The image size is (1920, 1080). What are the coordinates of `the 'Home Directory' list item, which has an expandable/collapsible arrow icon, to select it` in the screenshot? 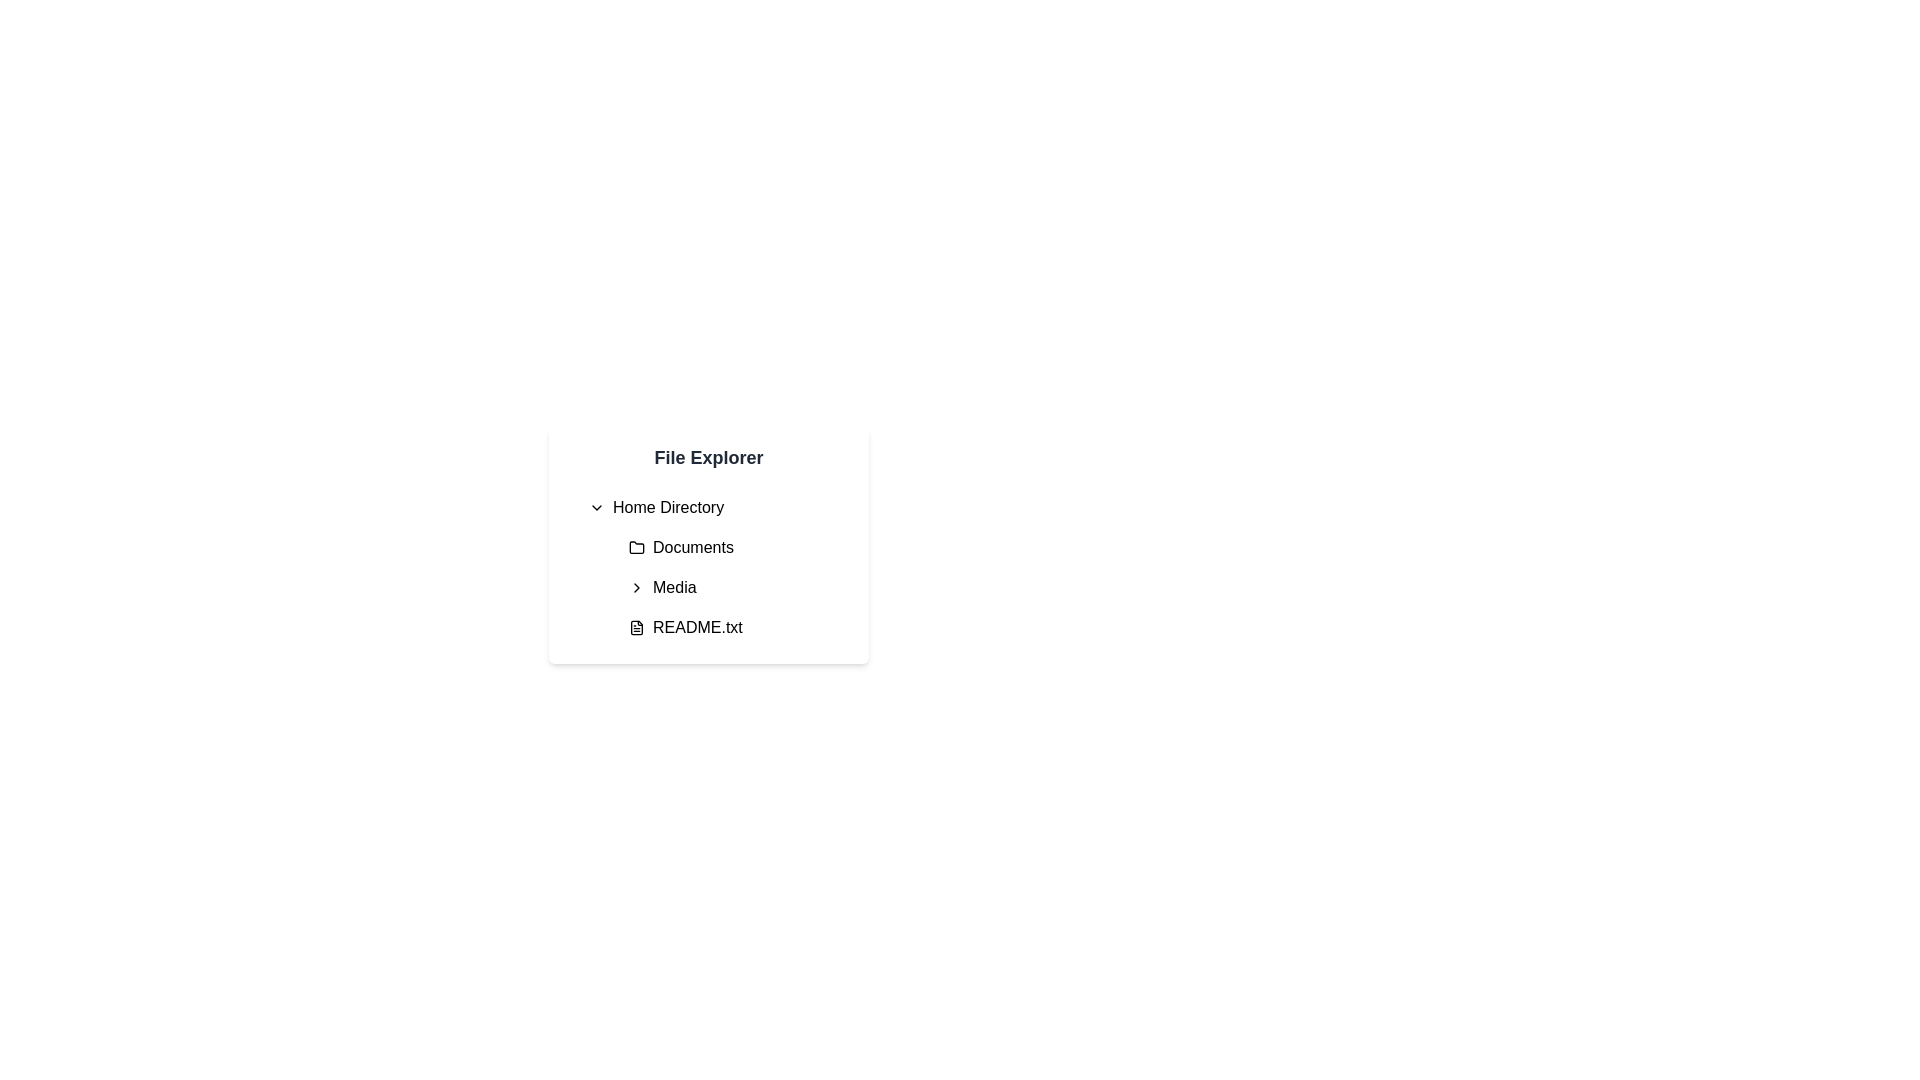 It's located at (716, 507).